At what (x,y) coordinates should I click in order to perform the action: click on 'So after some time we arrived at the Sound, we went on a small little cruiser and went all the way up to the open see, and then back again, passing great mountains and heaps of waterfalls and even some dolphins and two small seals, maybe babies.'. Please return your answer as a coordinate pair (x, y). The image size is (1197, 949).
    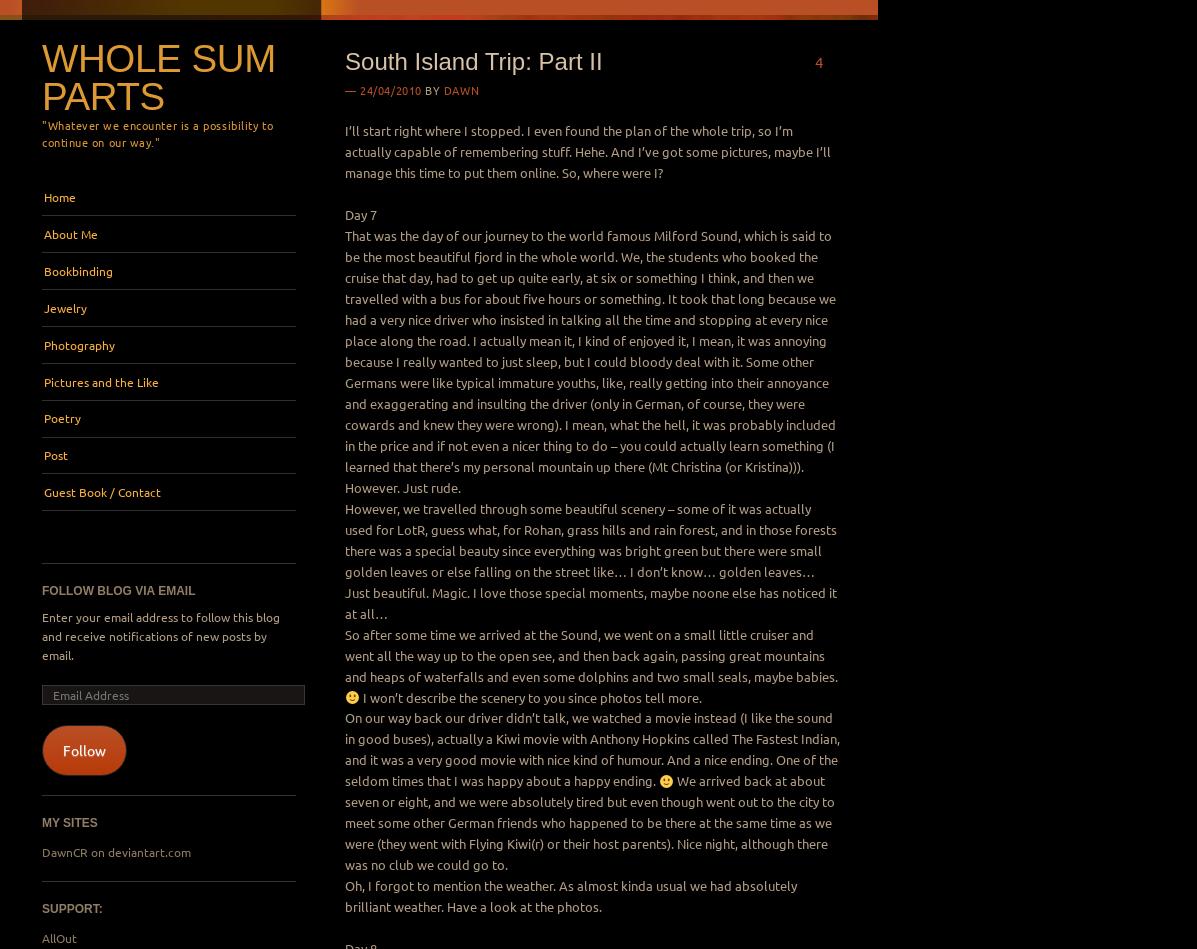
    Looking at the image, I should click on (591, 654).